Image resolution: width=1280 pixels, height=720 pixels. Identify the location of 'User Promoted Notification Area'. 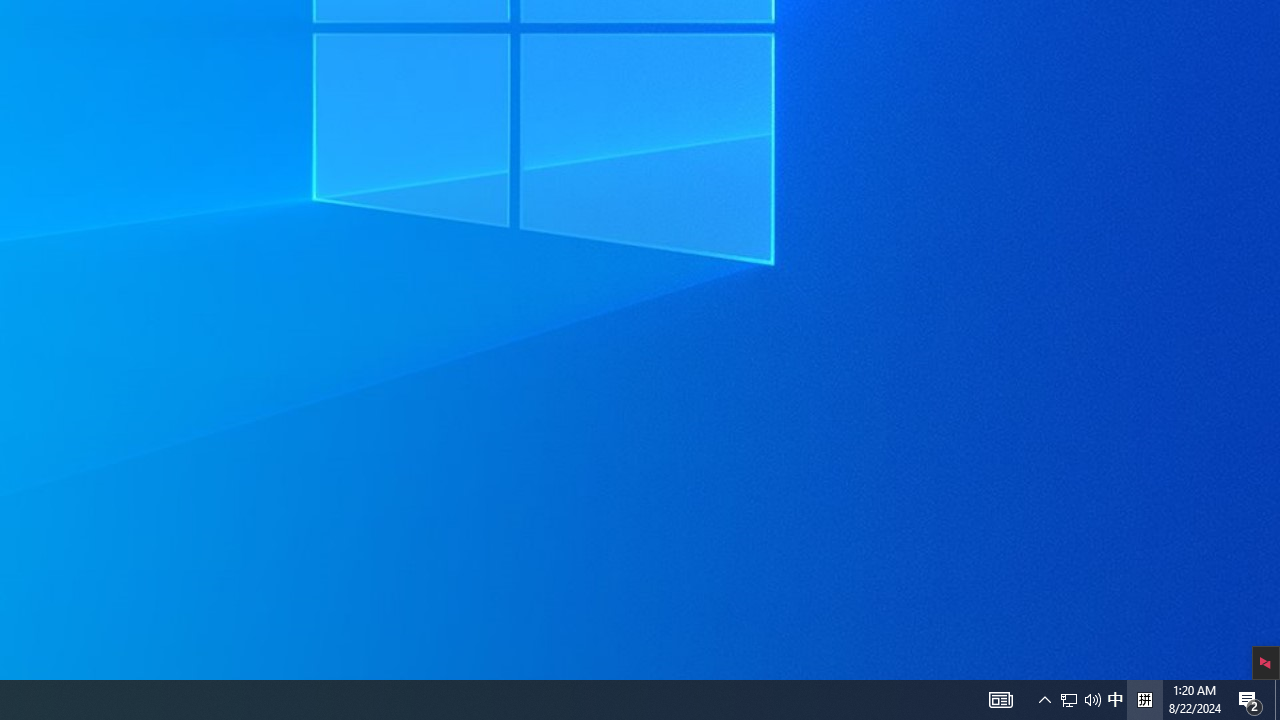
(1079, 698).